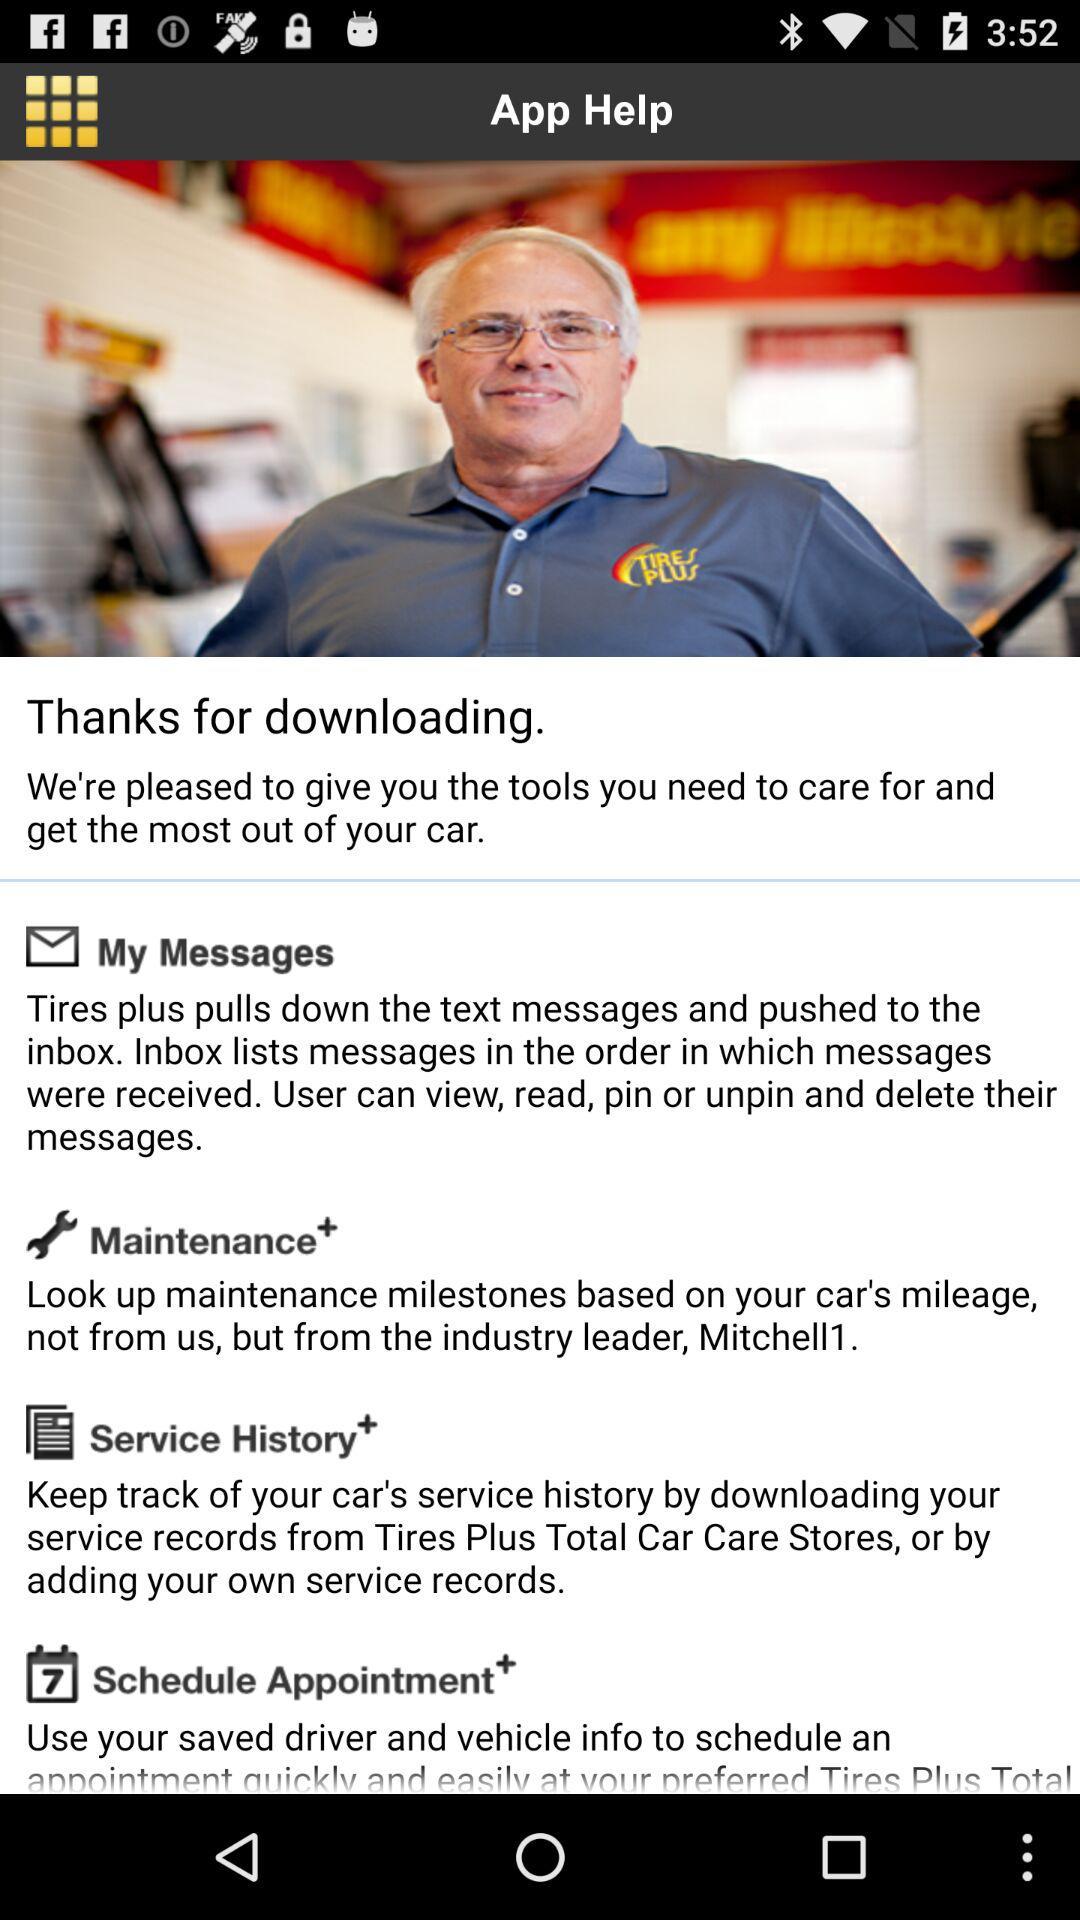  Describe the element at coordinates (60, 118) in the screenshot. I see `the dashboard icon` at that location.